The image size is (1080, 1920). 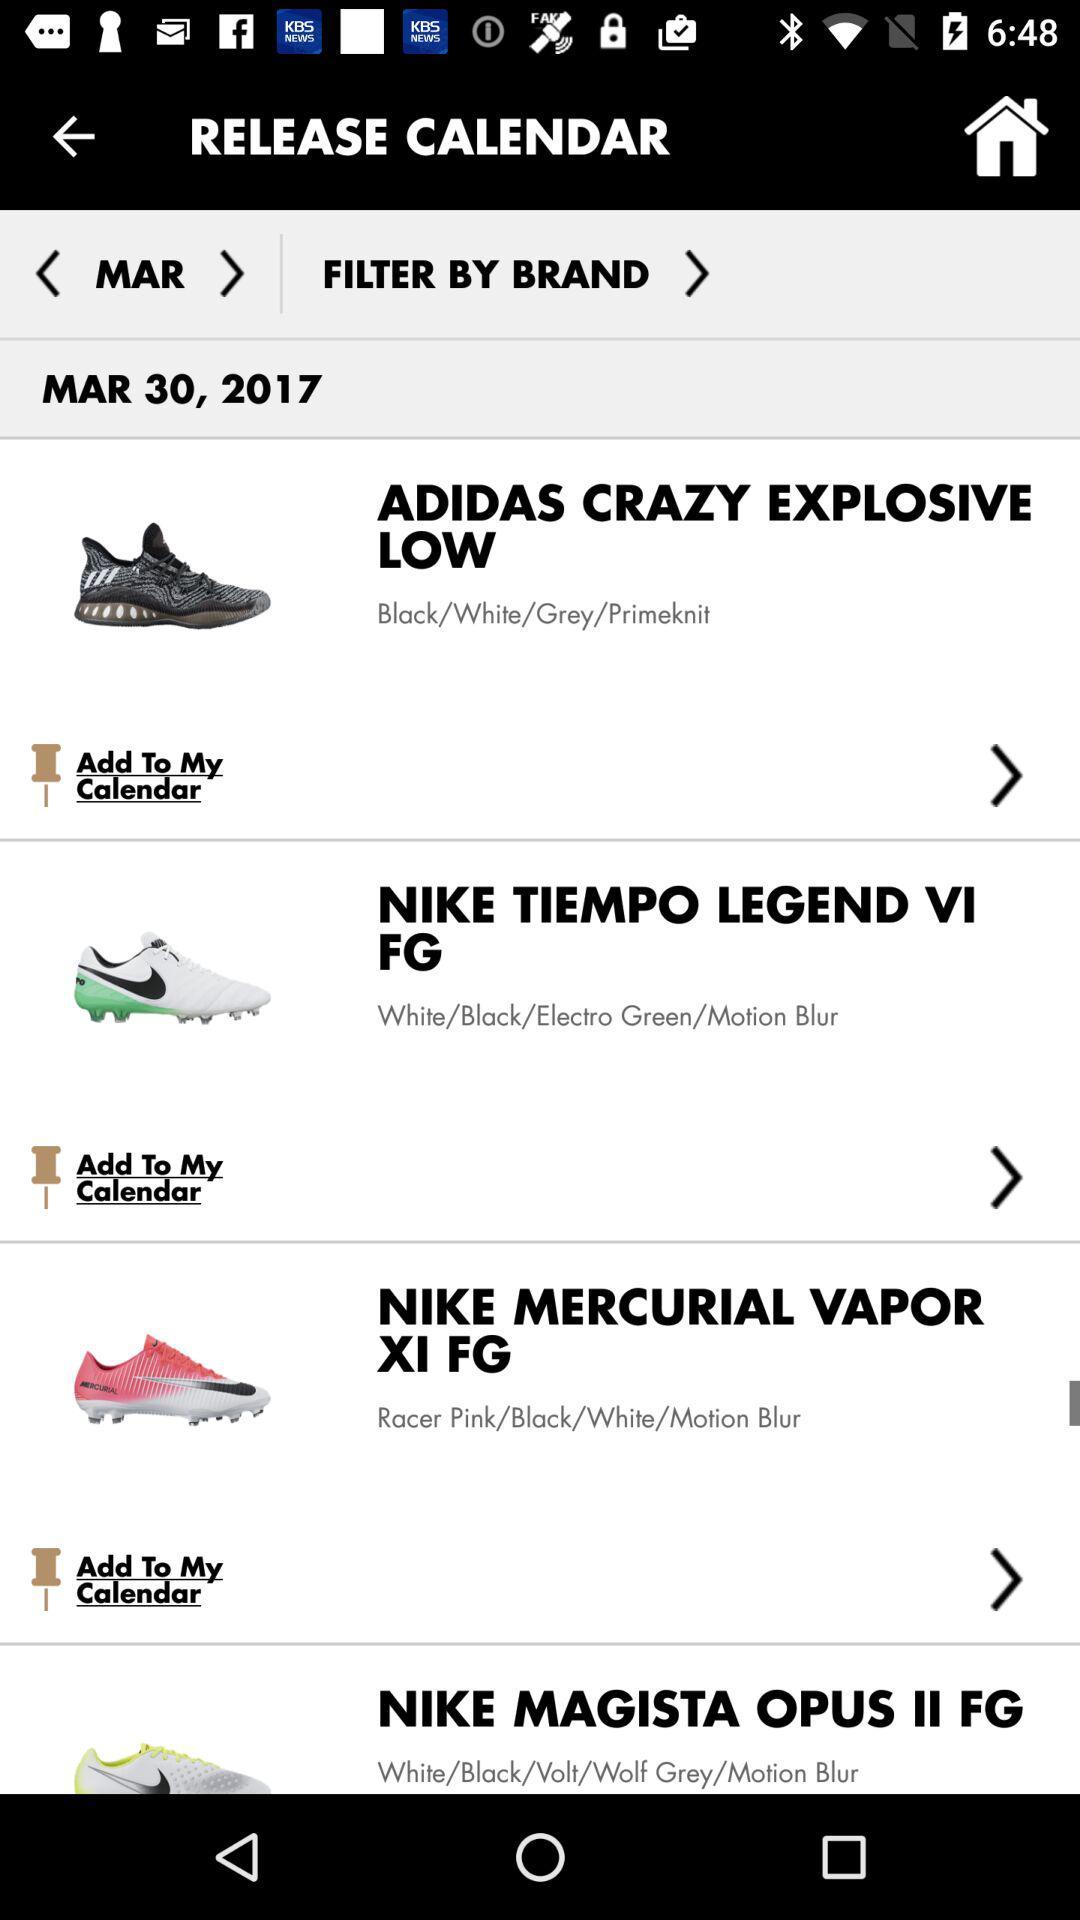 What do you see at coordinates (690, 934) in the screenshot?
I see `the nike tiempo legend item` at bounding box center [690, 934].